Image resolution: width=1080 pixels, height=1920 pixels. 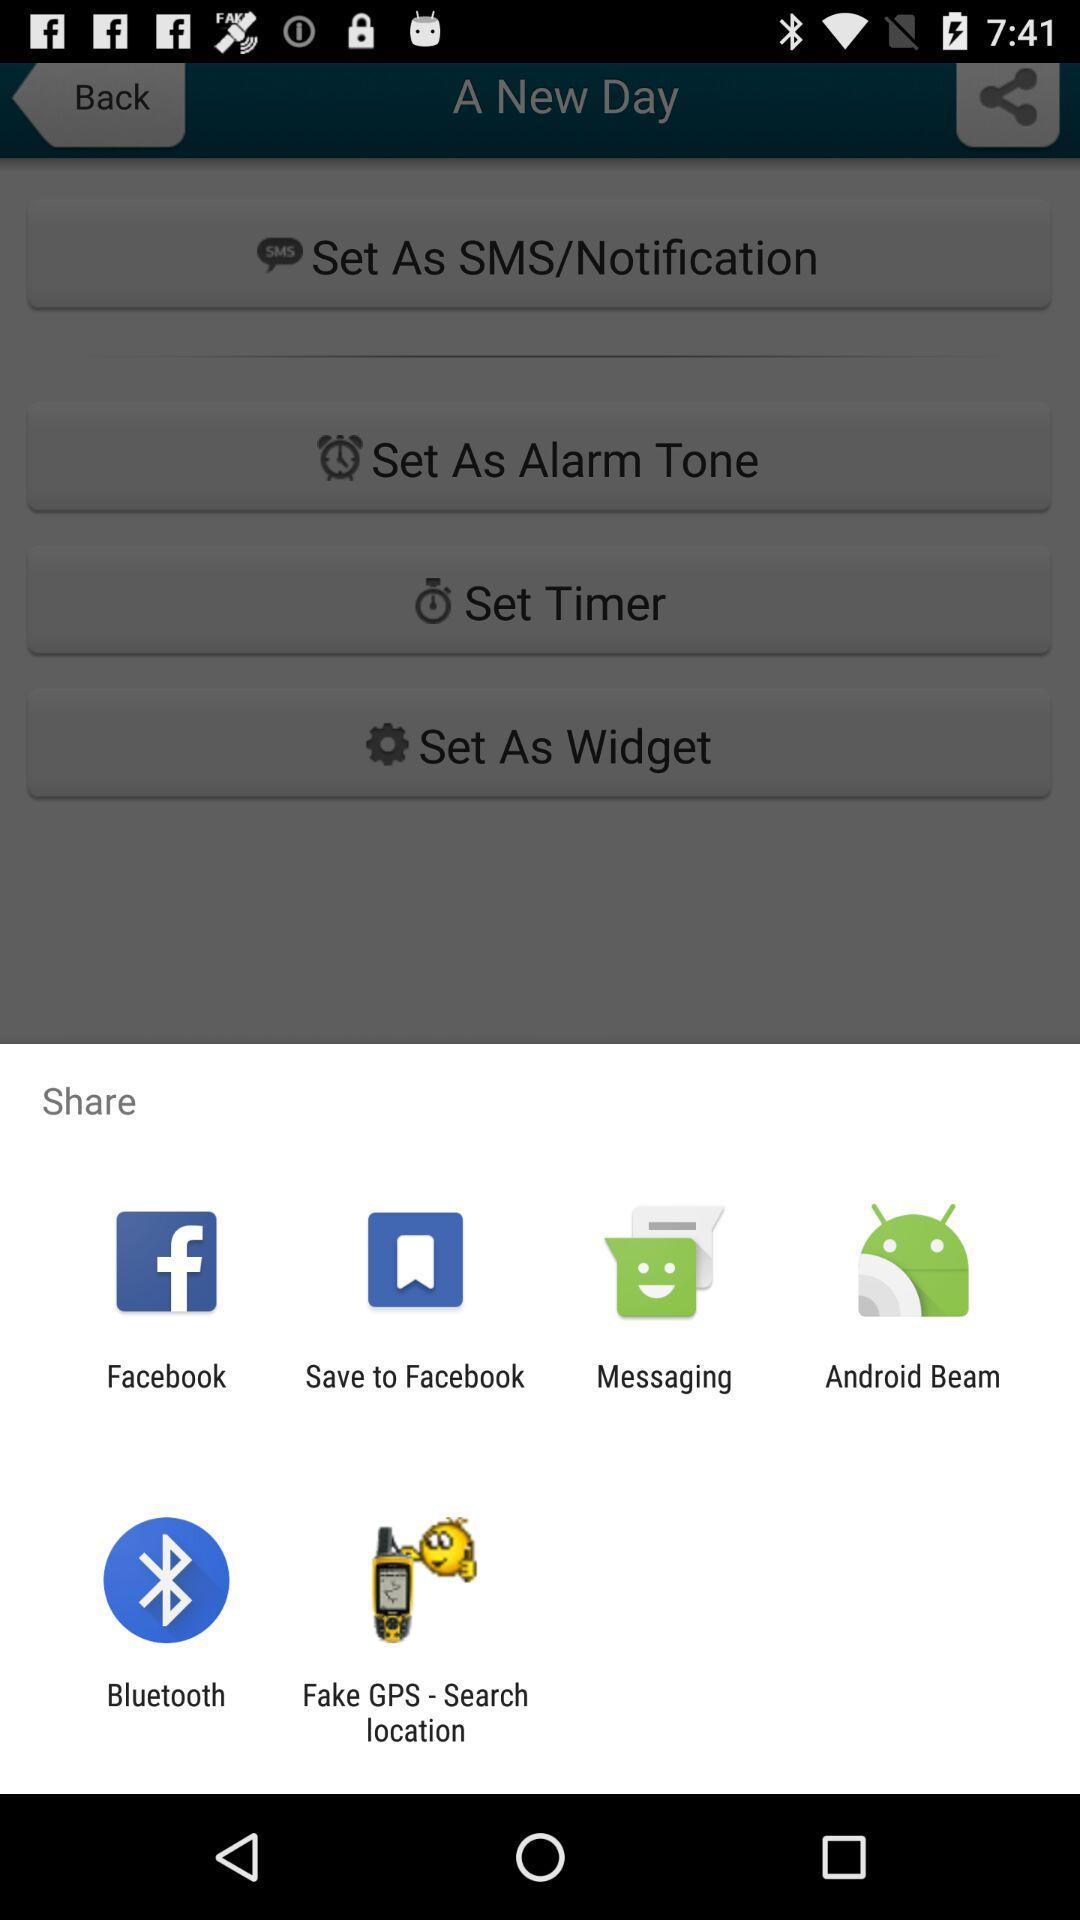 What do you see at coordinates (414, 1392) in the screenshot?
I see `the item next to the facebook` at bounding box center [414, 1392].